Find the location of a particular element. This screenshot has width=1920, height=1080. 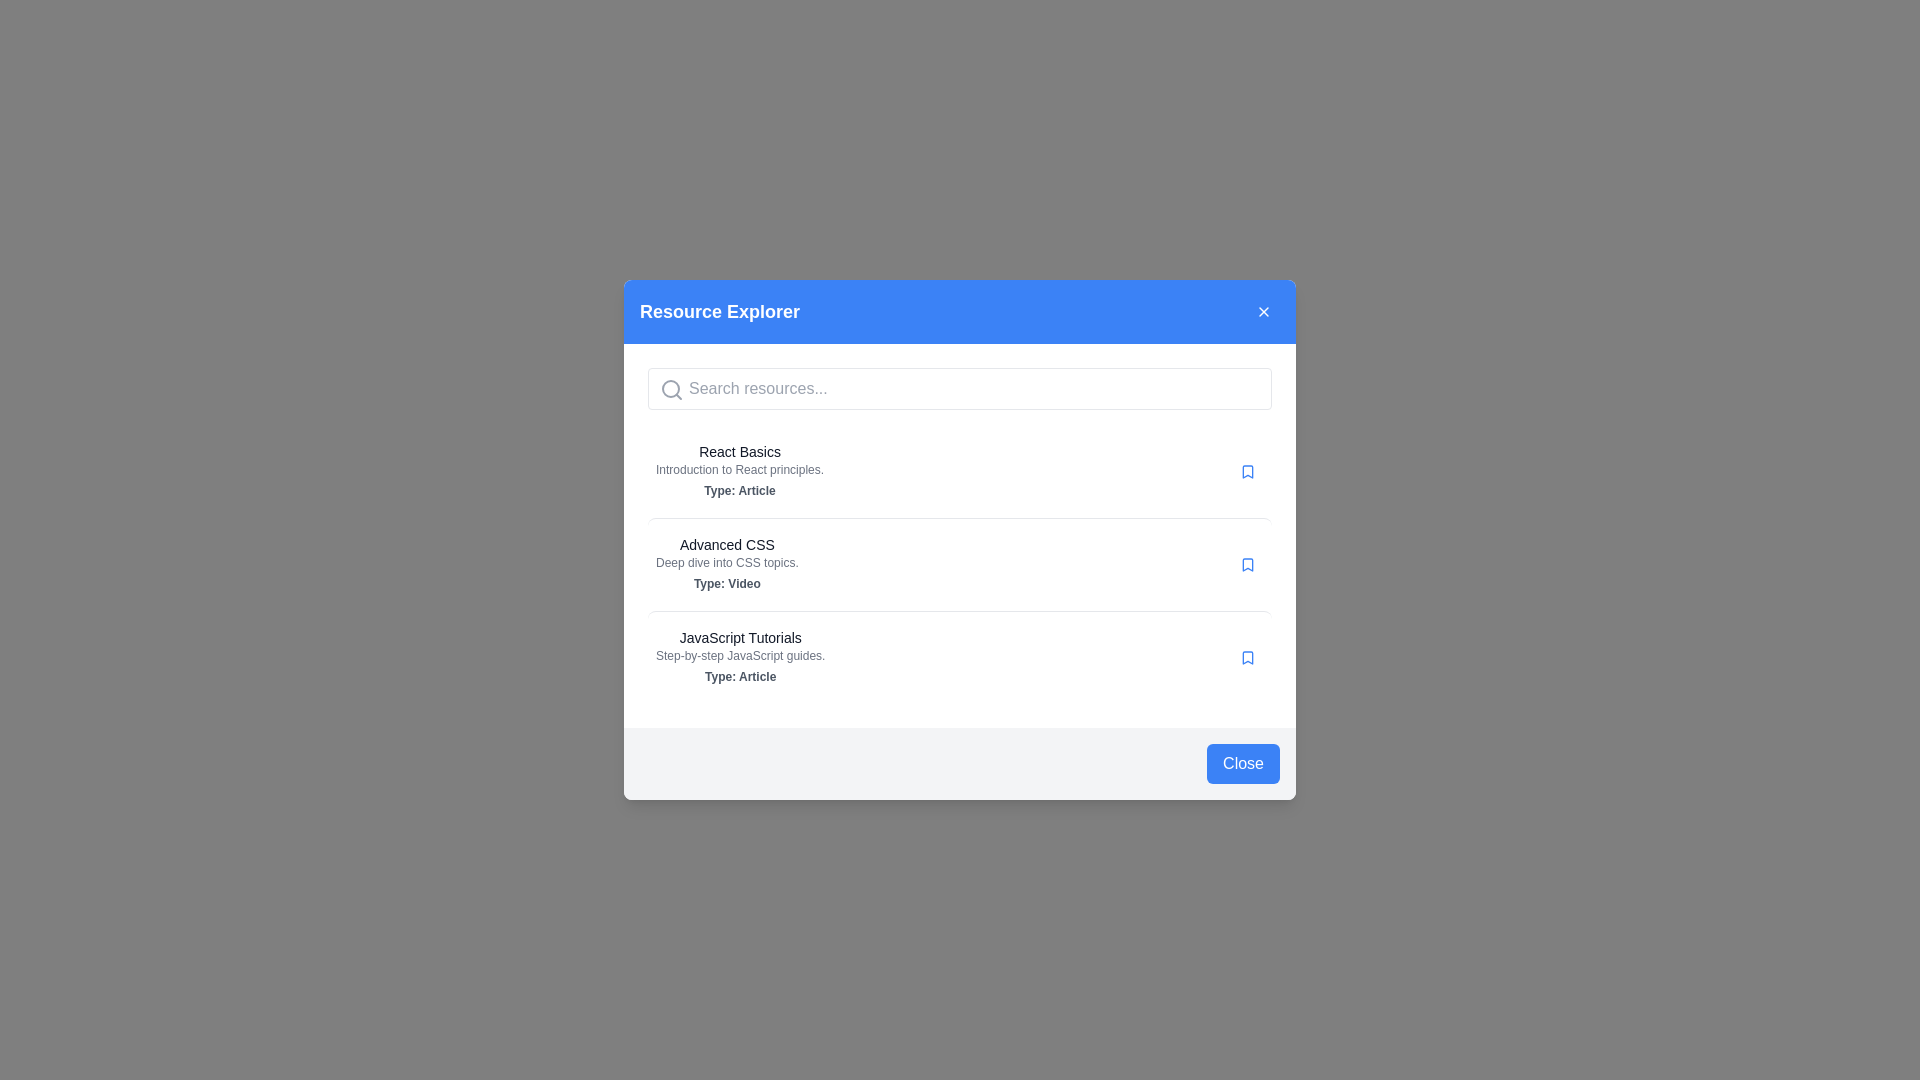

text label displaying 'React Basics' at the top of the resource list interface for information about the resource is located at coordinates (738, 451).